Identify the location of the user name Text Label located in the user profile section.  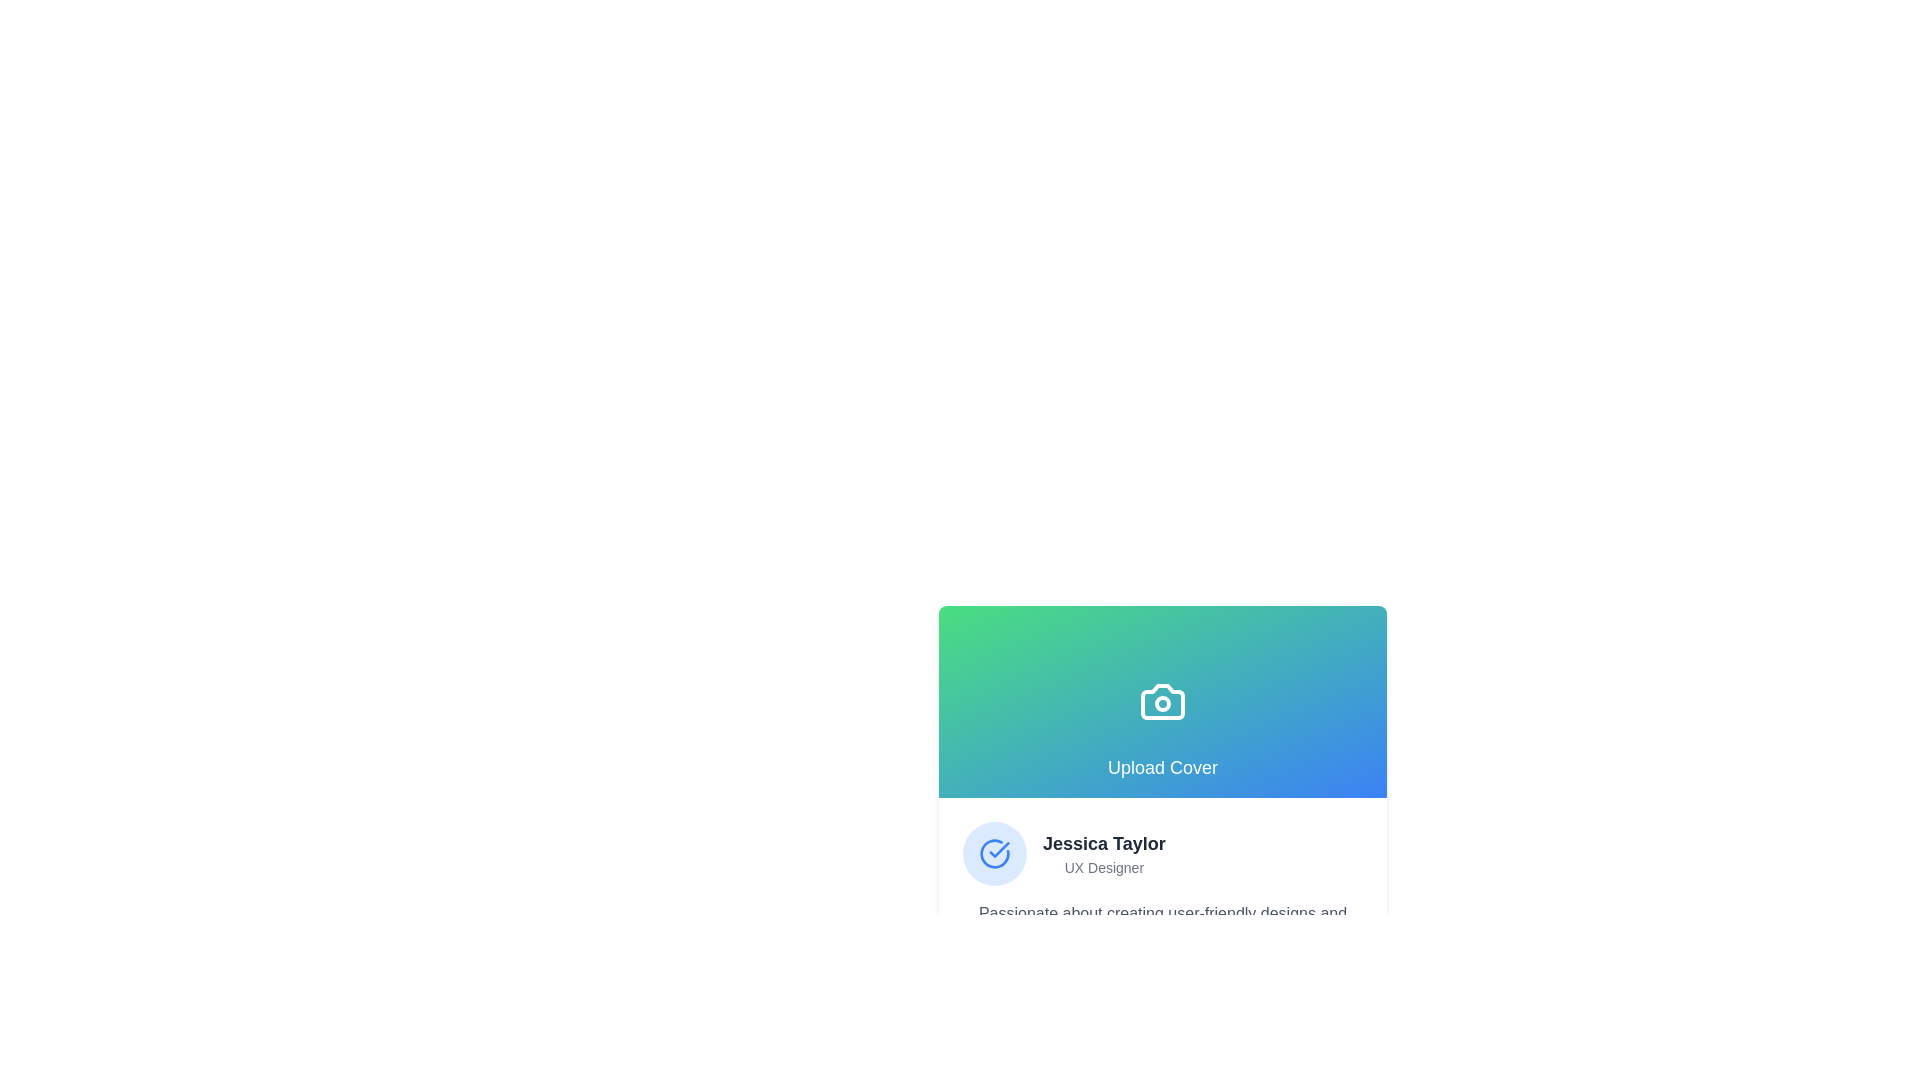
(1103, 844).